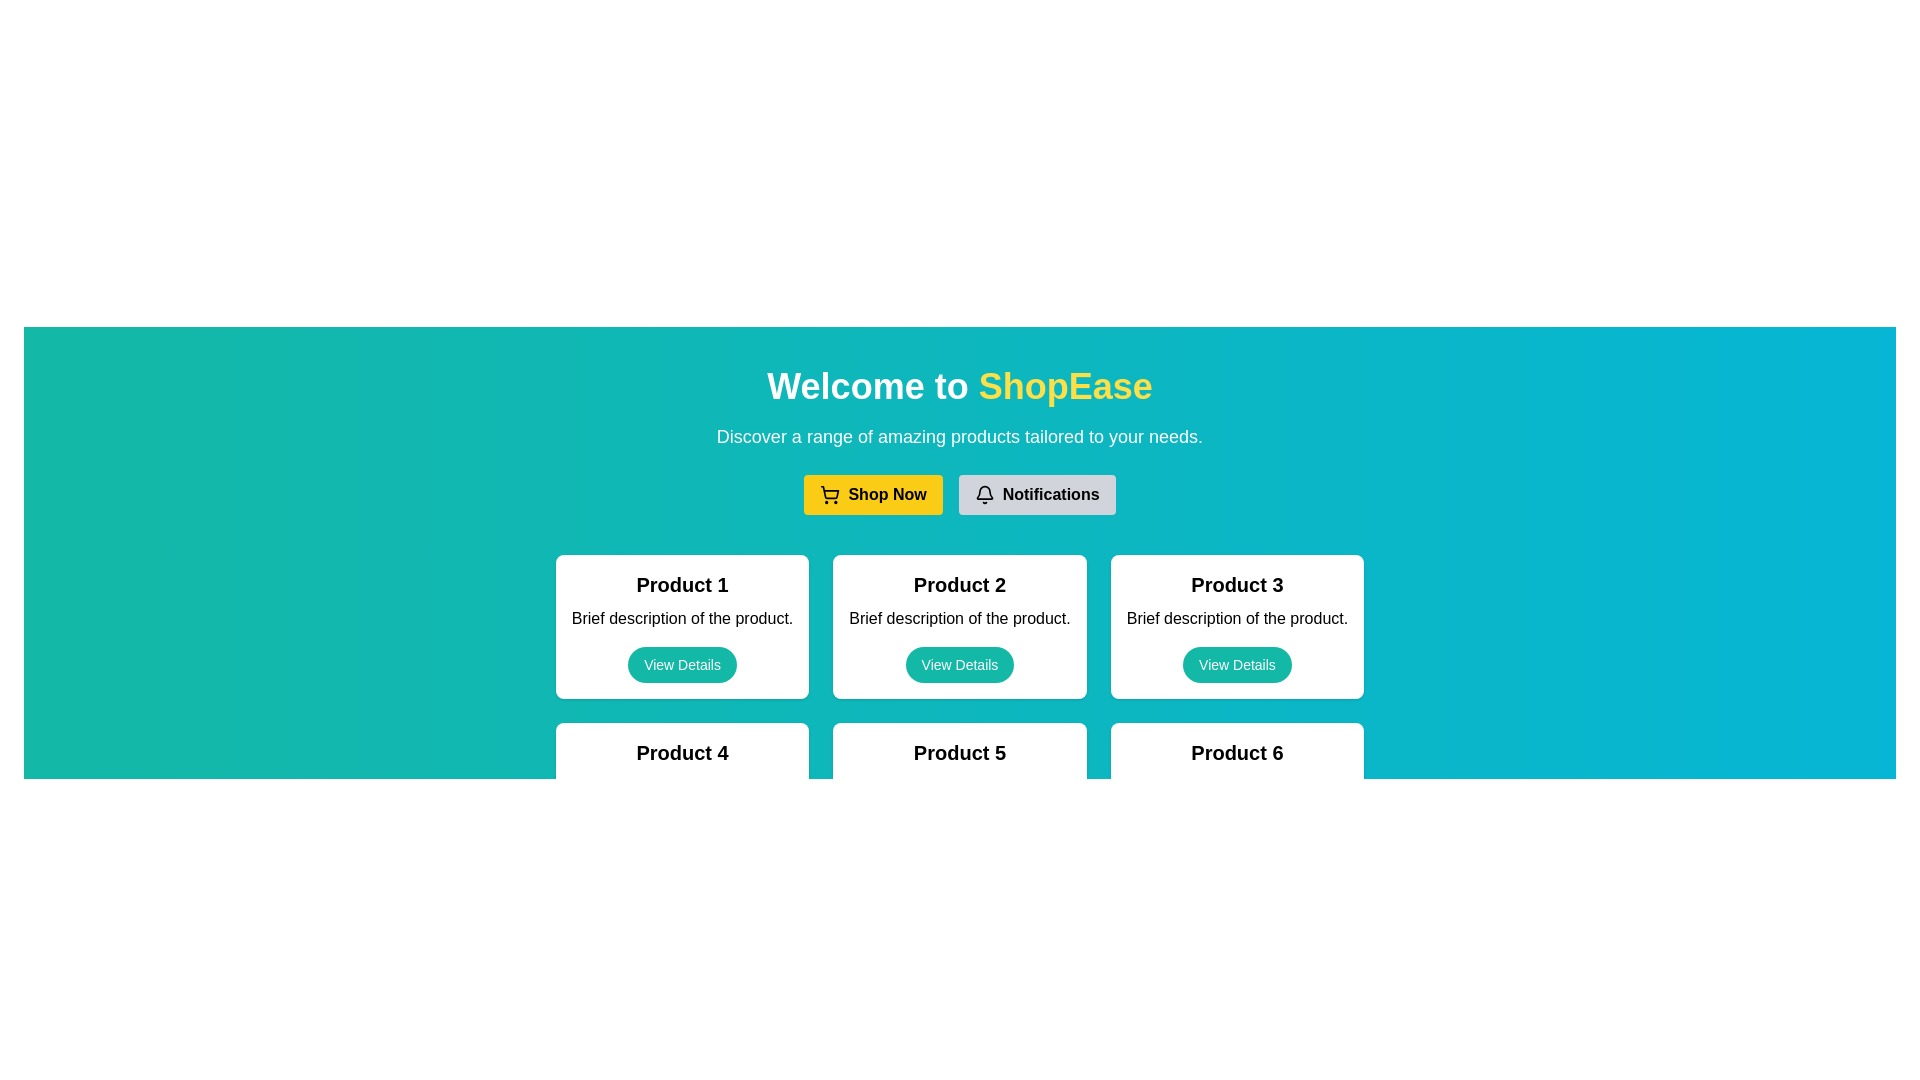  I want to click on text 'Brief description of the product.' which is displayed in a standard sans-serif font within the rounded rectangular card labeled 'Product 1', so click(682, 617).